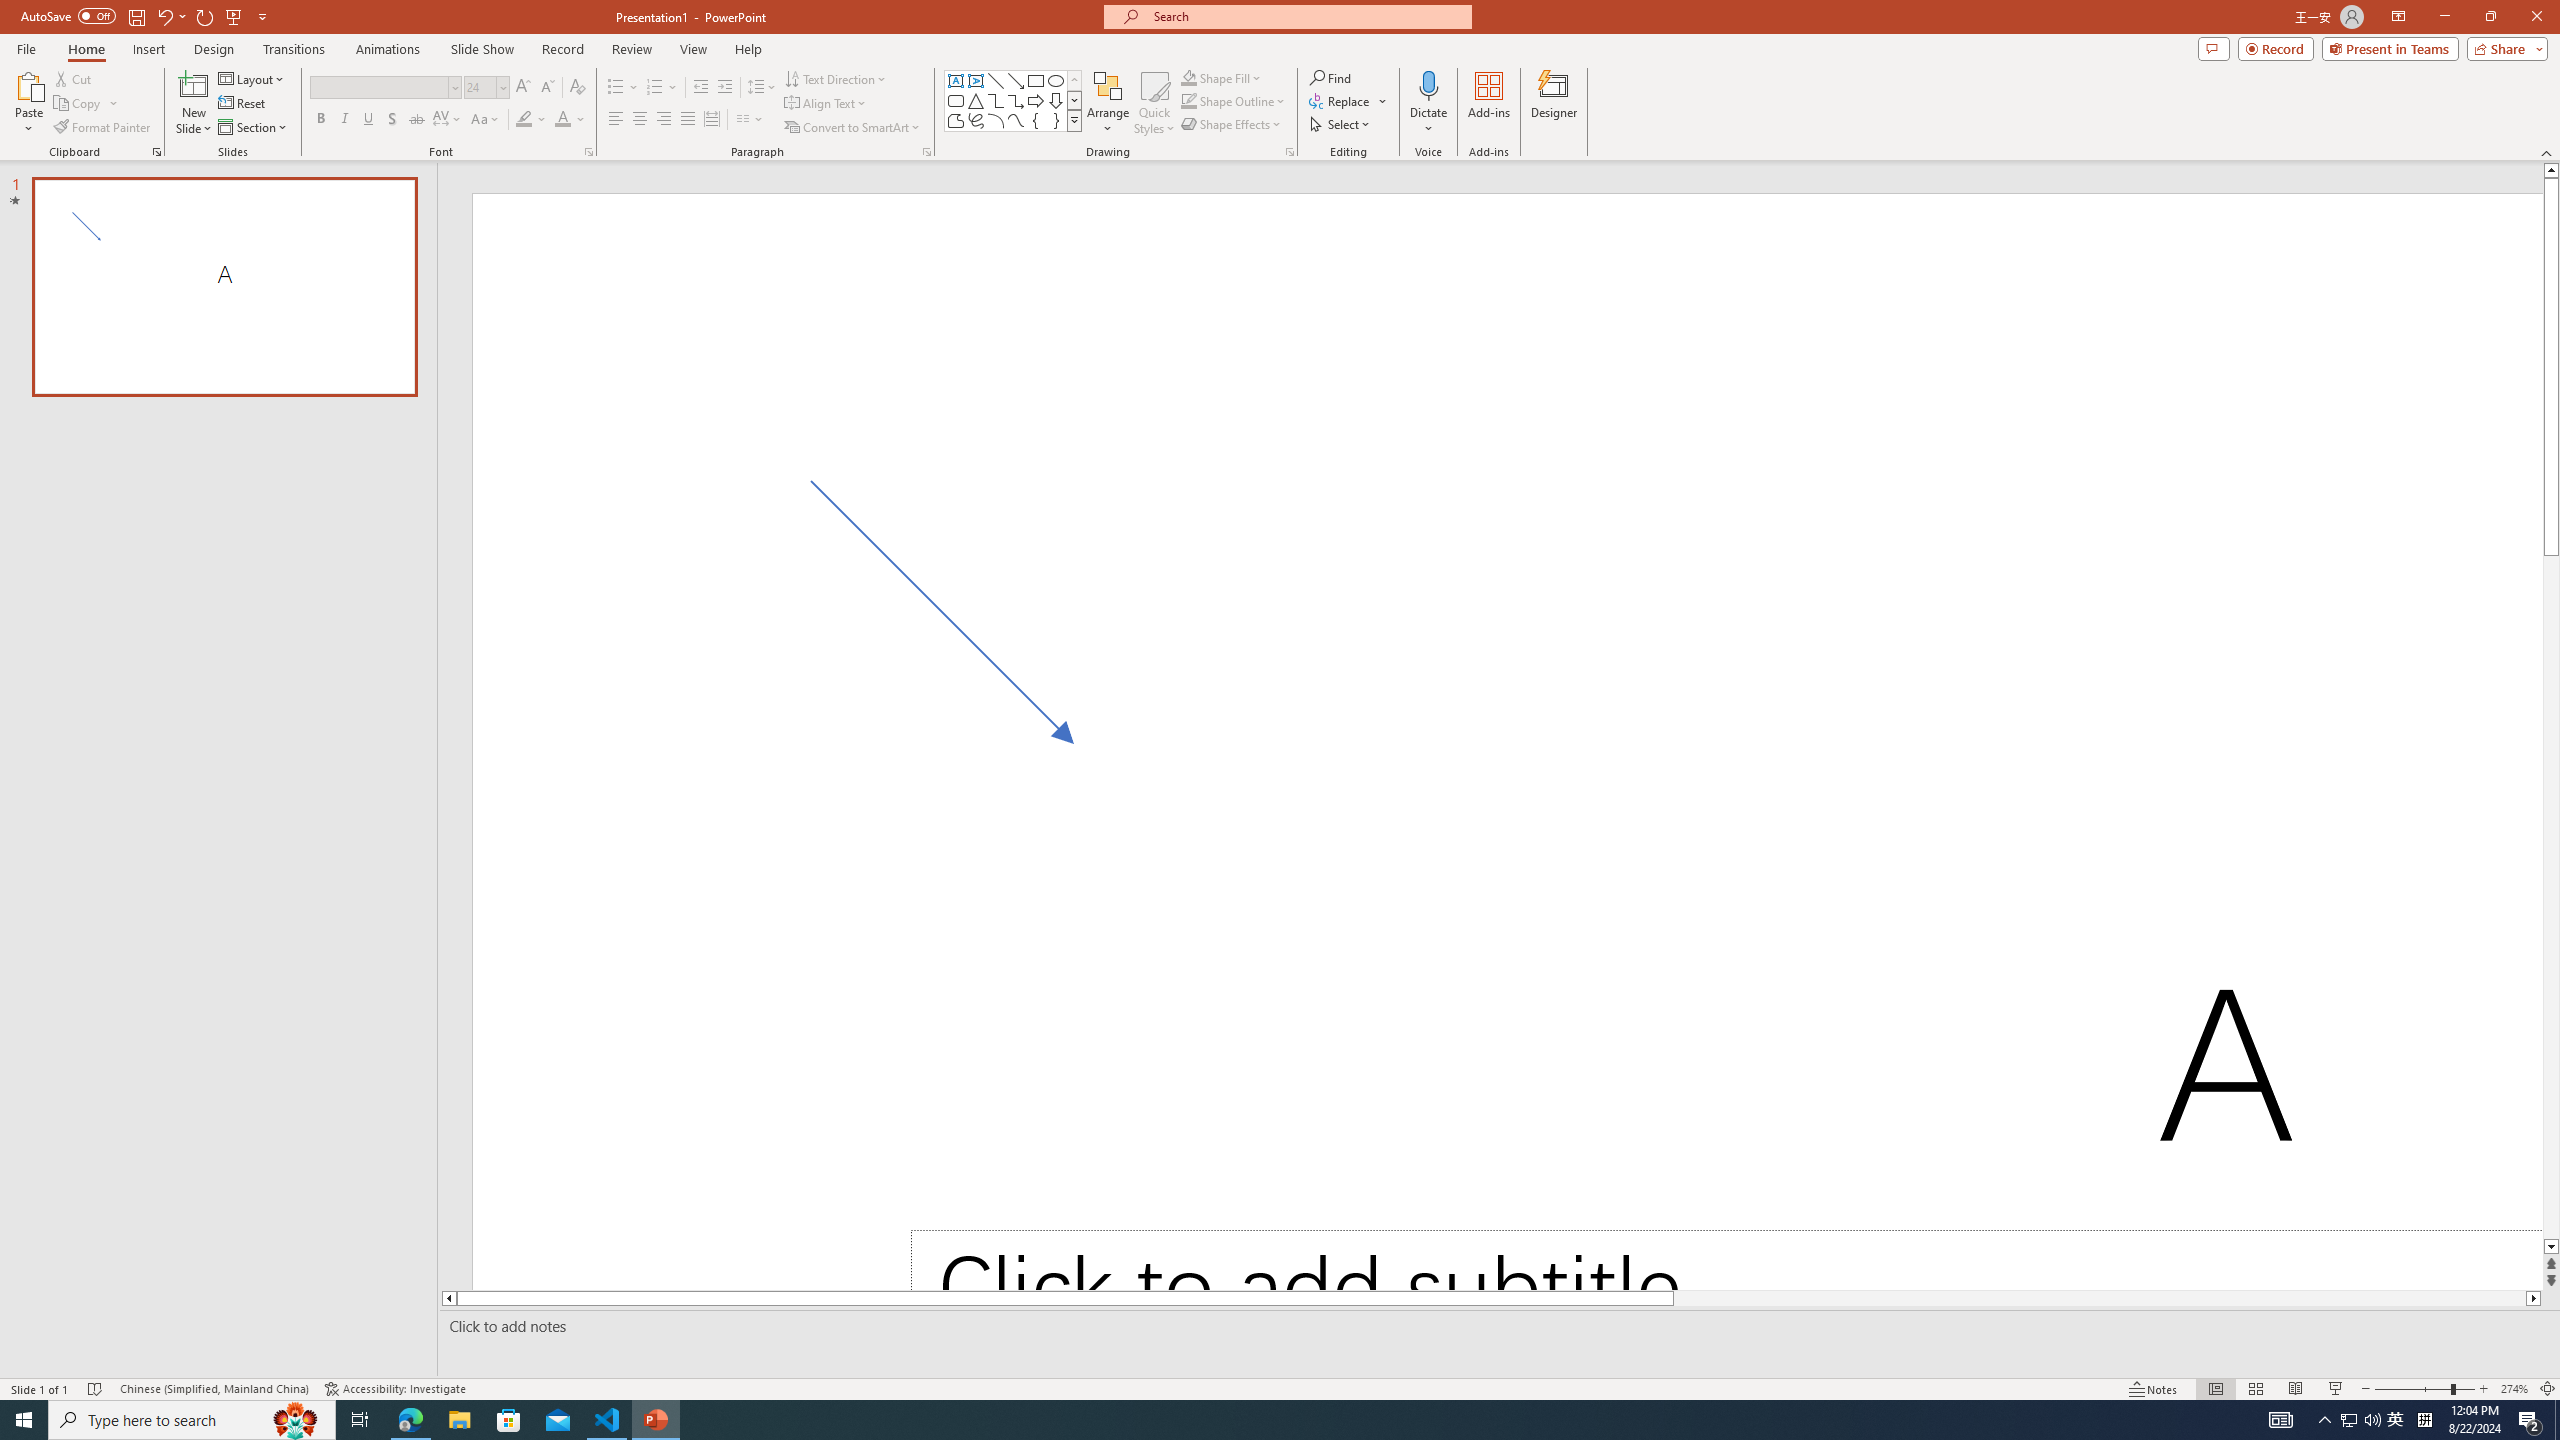 The width and height of the screenshot is (2560, 1440). Describe the element at coordinates (224, 287) in the screenshot. I see `'Slide A'` at that location.